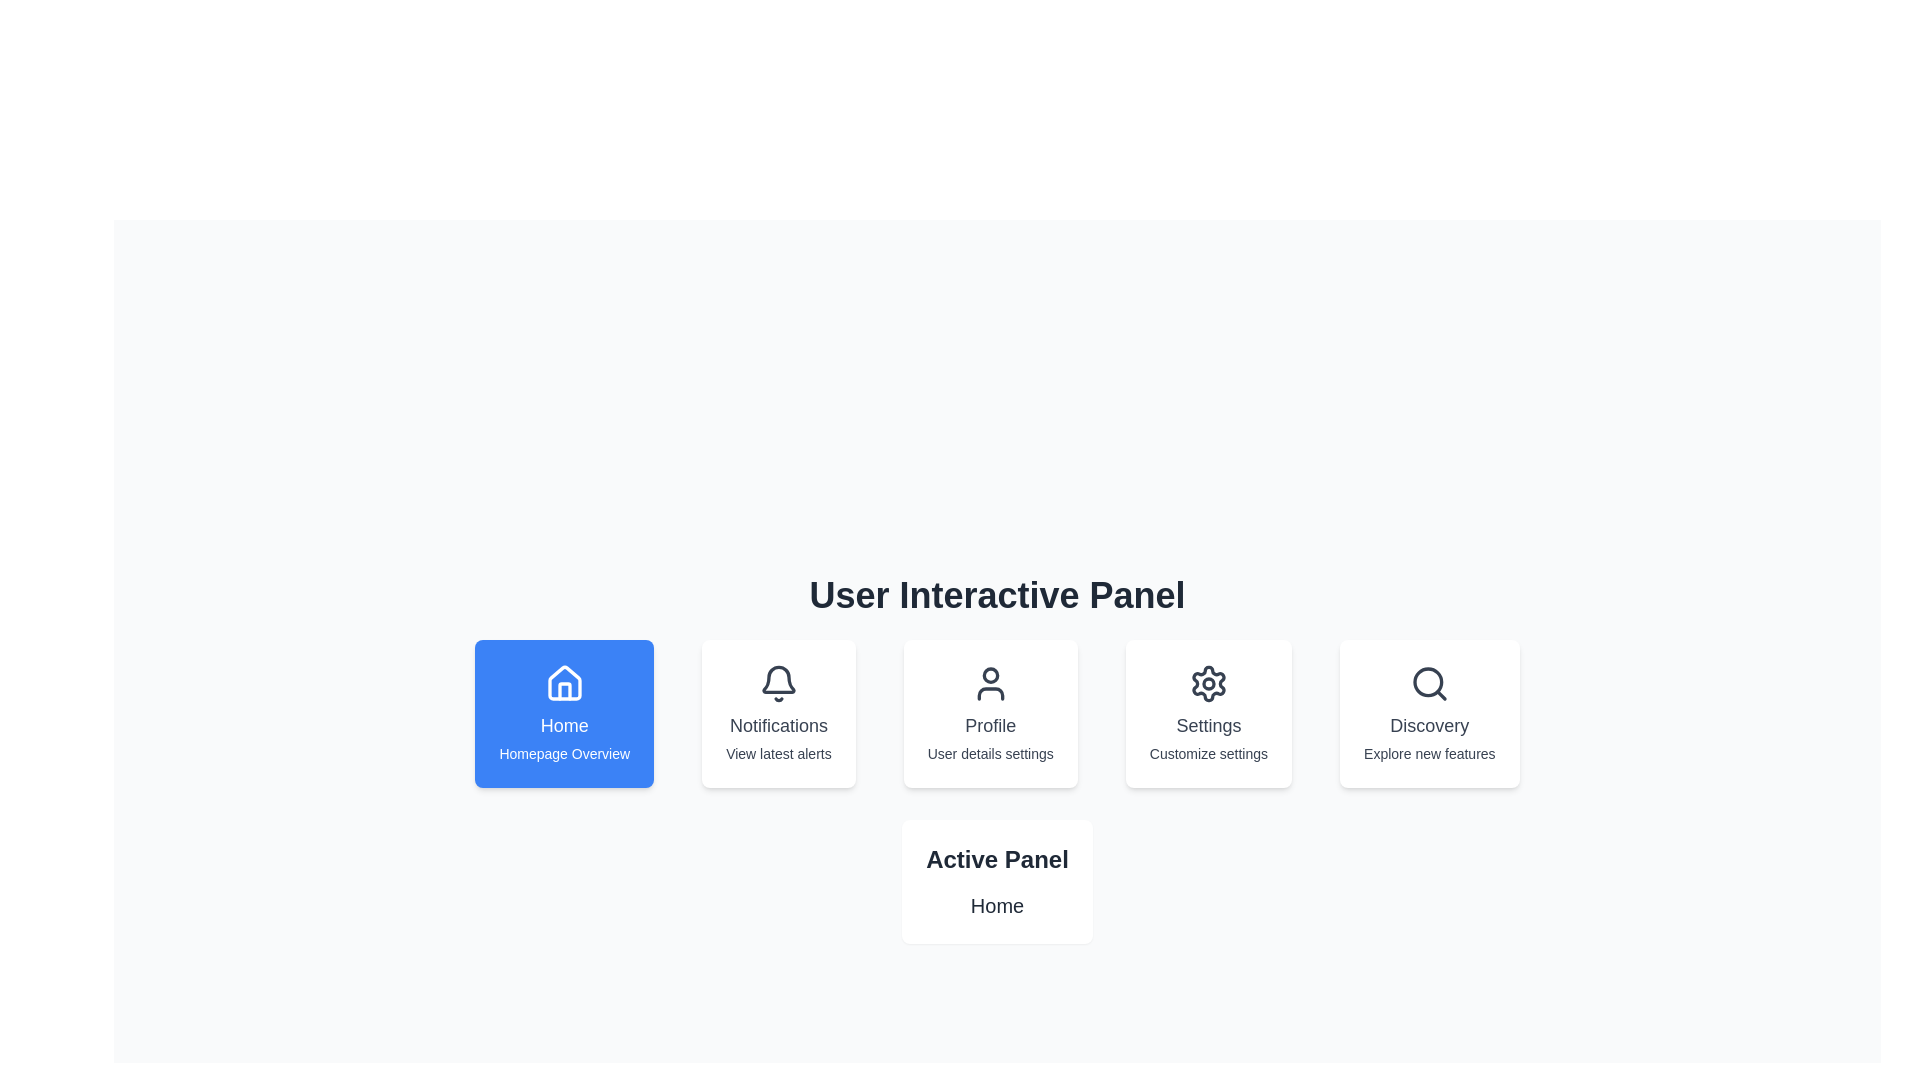 The image size is (1920, 1080). Describe the element at coordinates (990, 693) in the screenshot. I see `the aesthetic SVG shape element that outlines the 'Profile' selection button, located beneath the user's head icon` at that location.